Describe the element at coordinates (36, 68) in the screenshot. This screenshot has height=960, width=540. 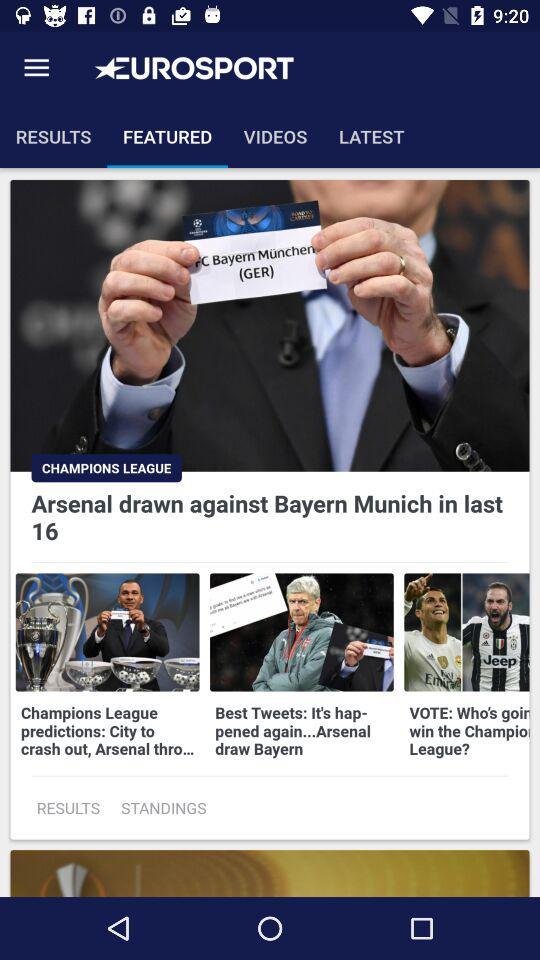
I see `icon above the results item` at that location.